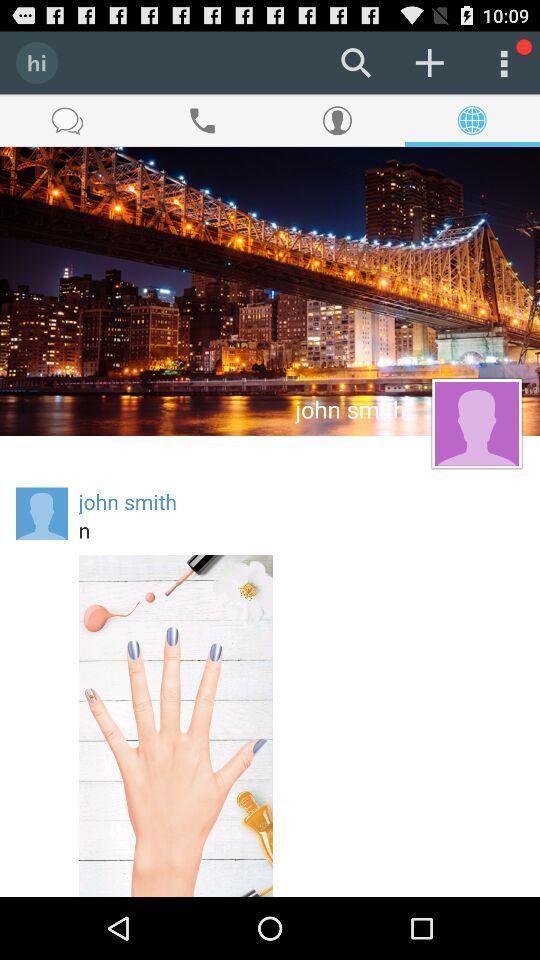 Image resolution: width=540 pixels, height=960 pixels. Describe the element at coordinates (300, 529) in the screenshot. I see `the n` at that location.